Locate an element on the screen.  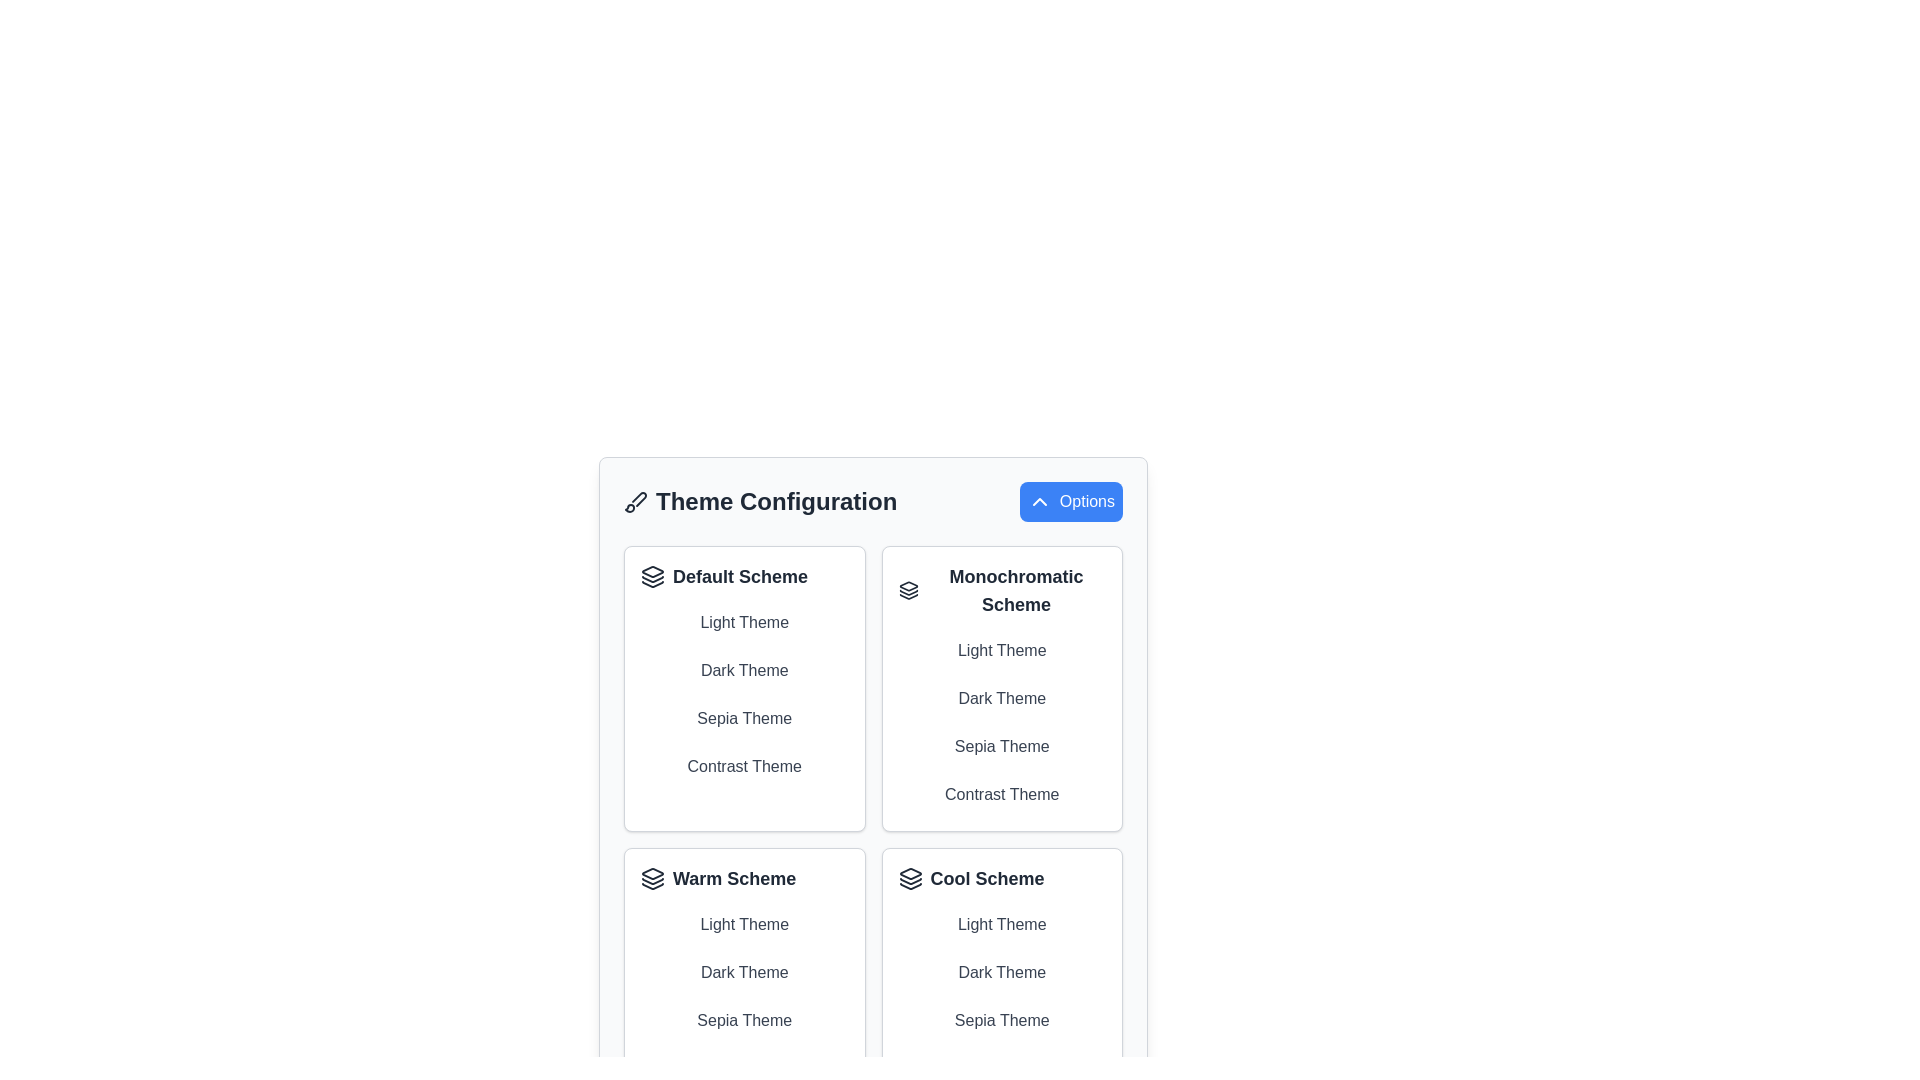
the 'Sepia Theme' text label, which is styled with a rounded rectangle background and gray text color, located in the 'Cool Scheme' section in the bottom right quadrant is located at coordinates (1002, 1021).